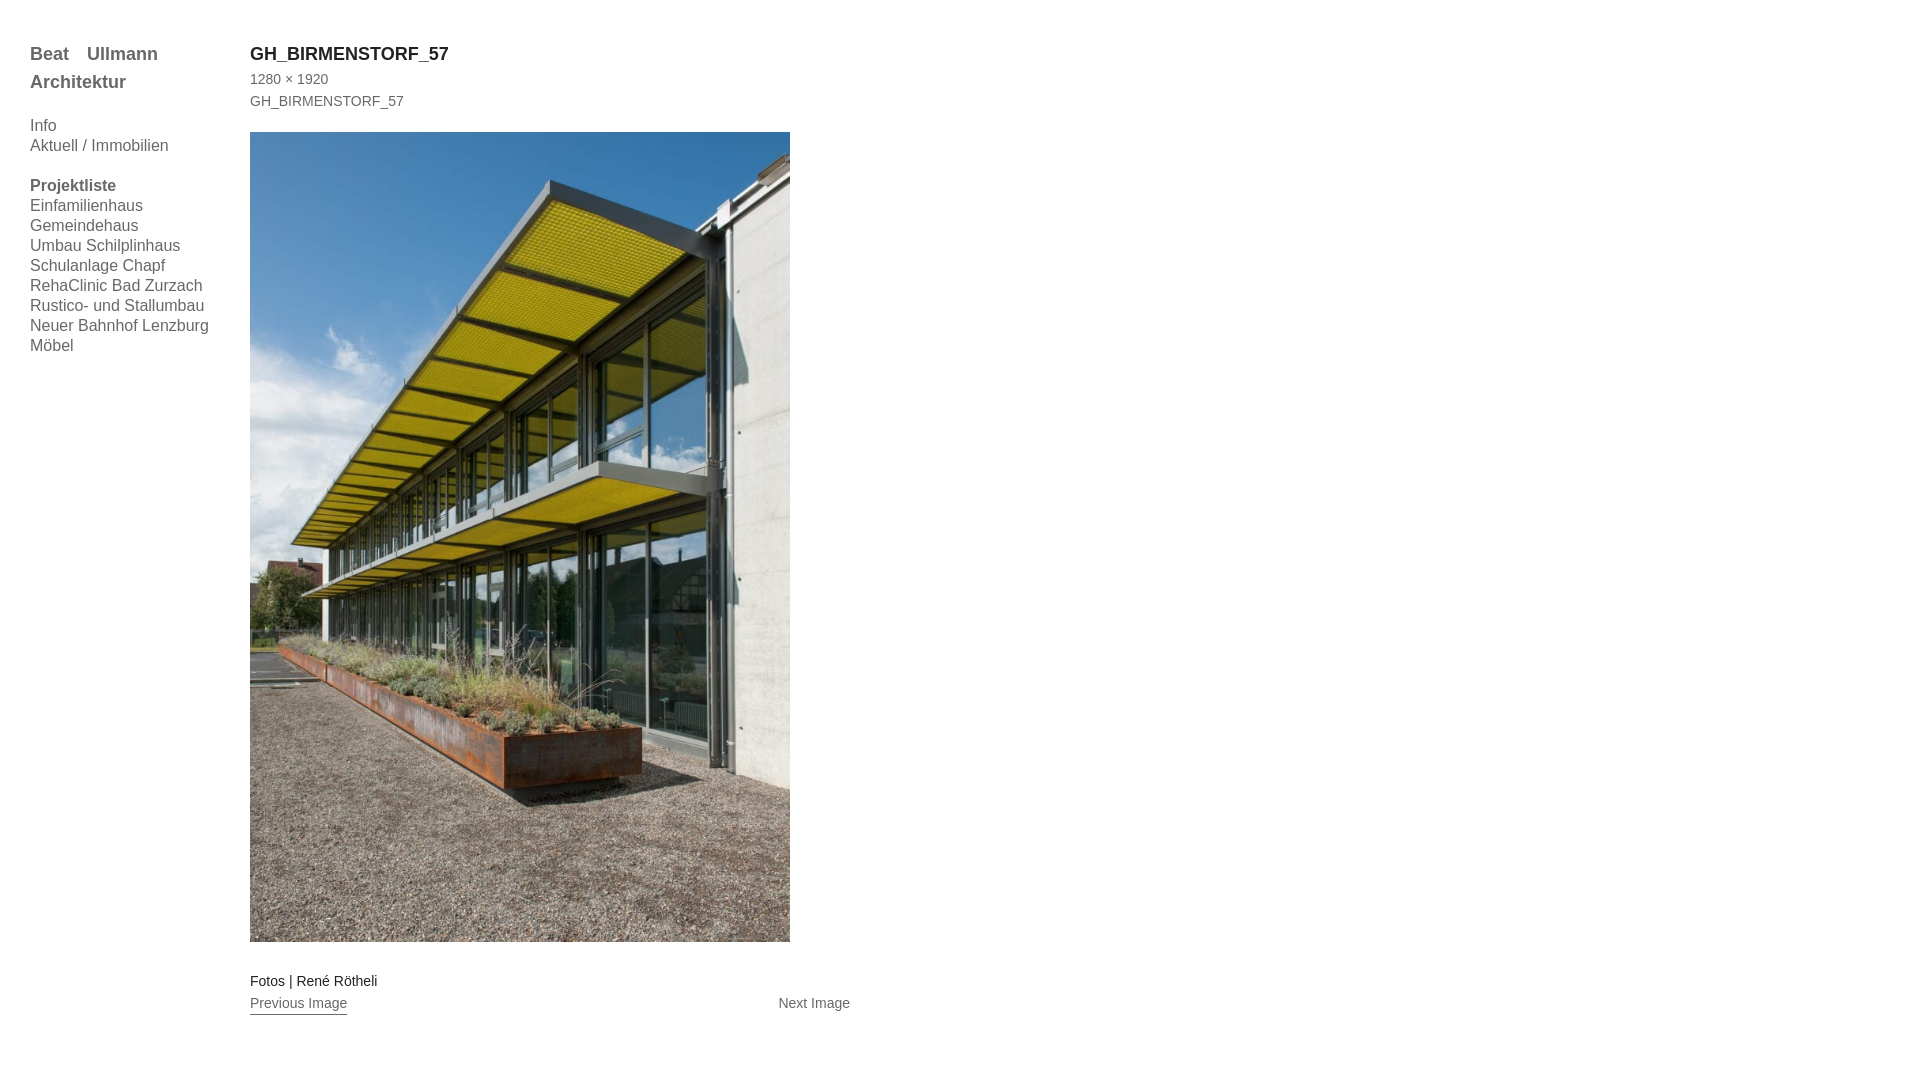  I want to click on 'Schulanlage Chapf', so click(96, 264).